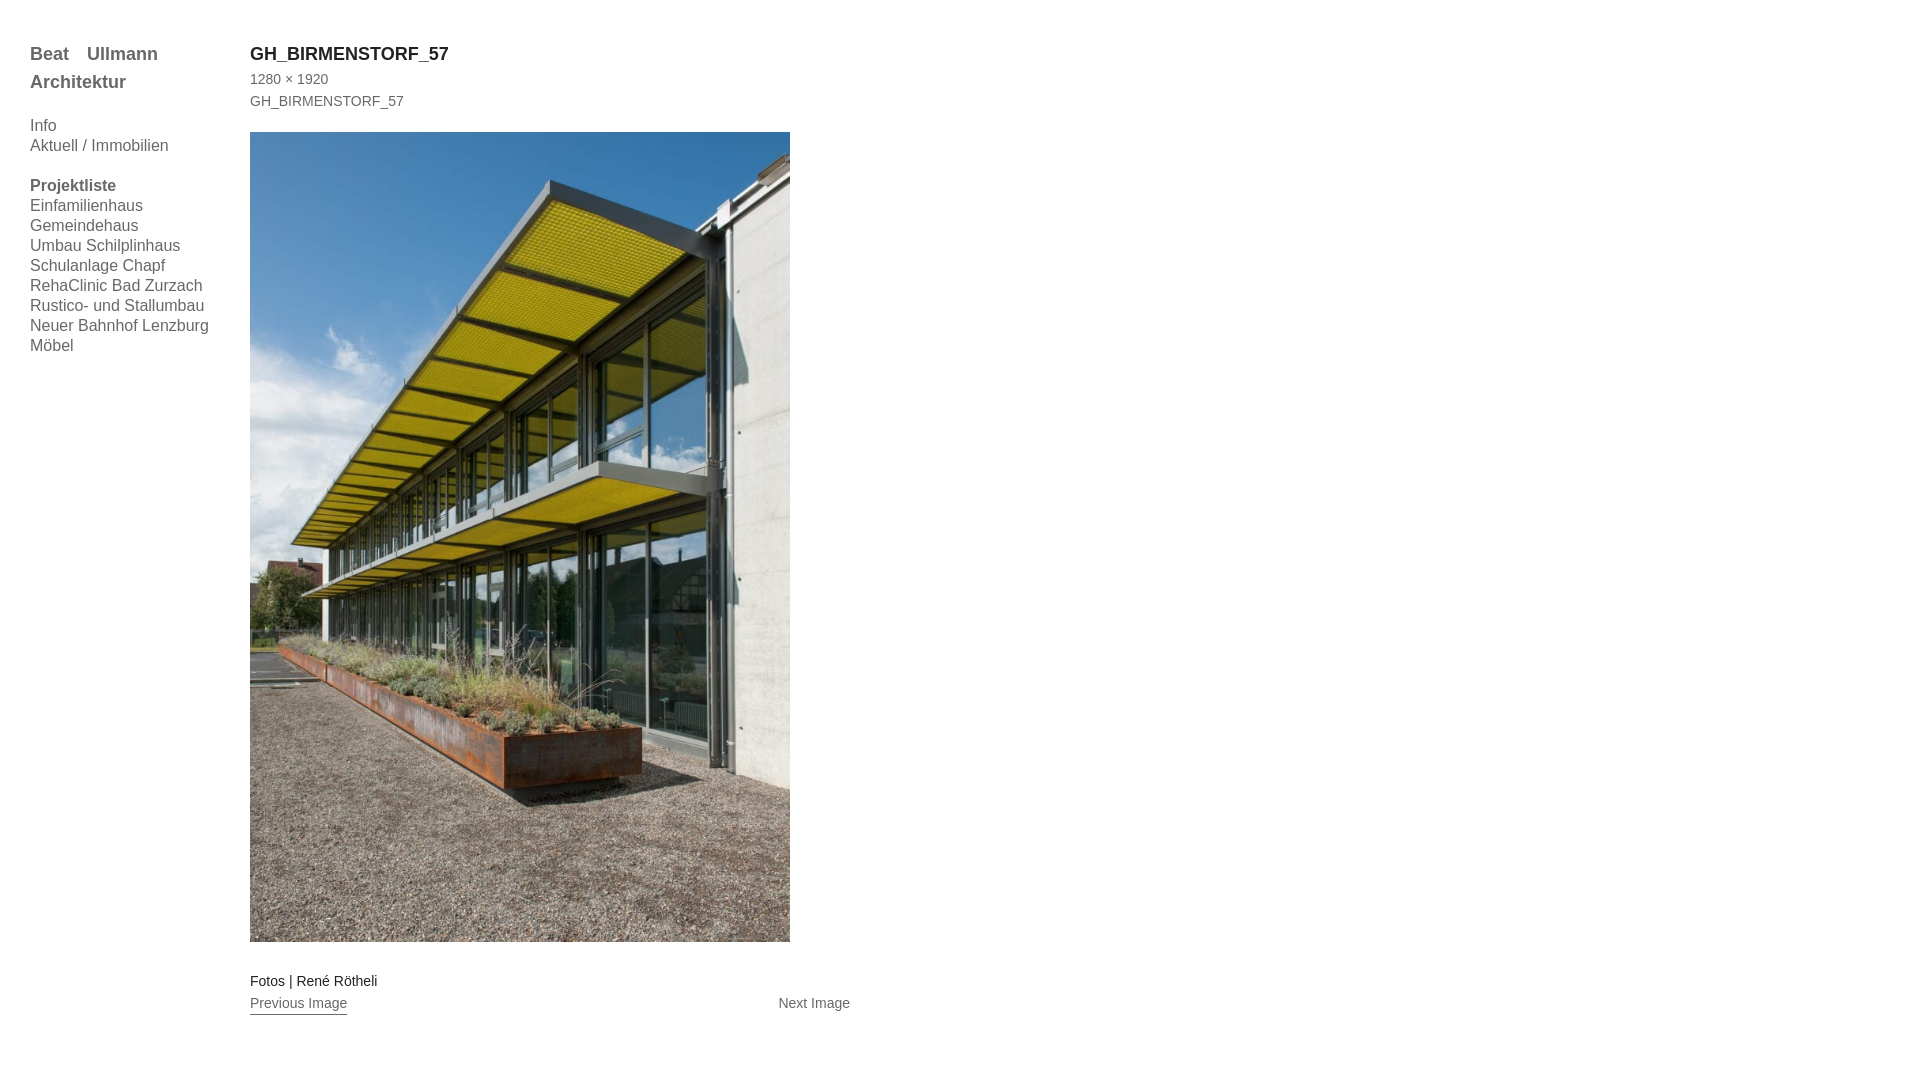  I want to click on 'Schulanlage Chapf', so click(96, 264).